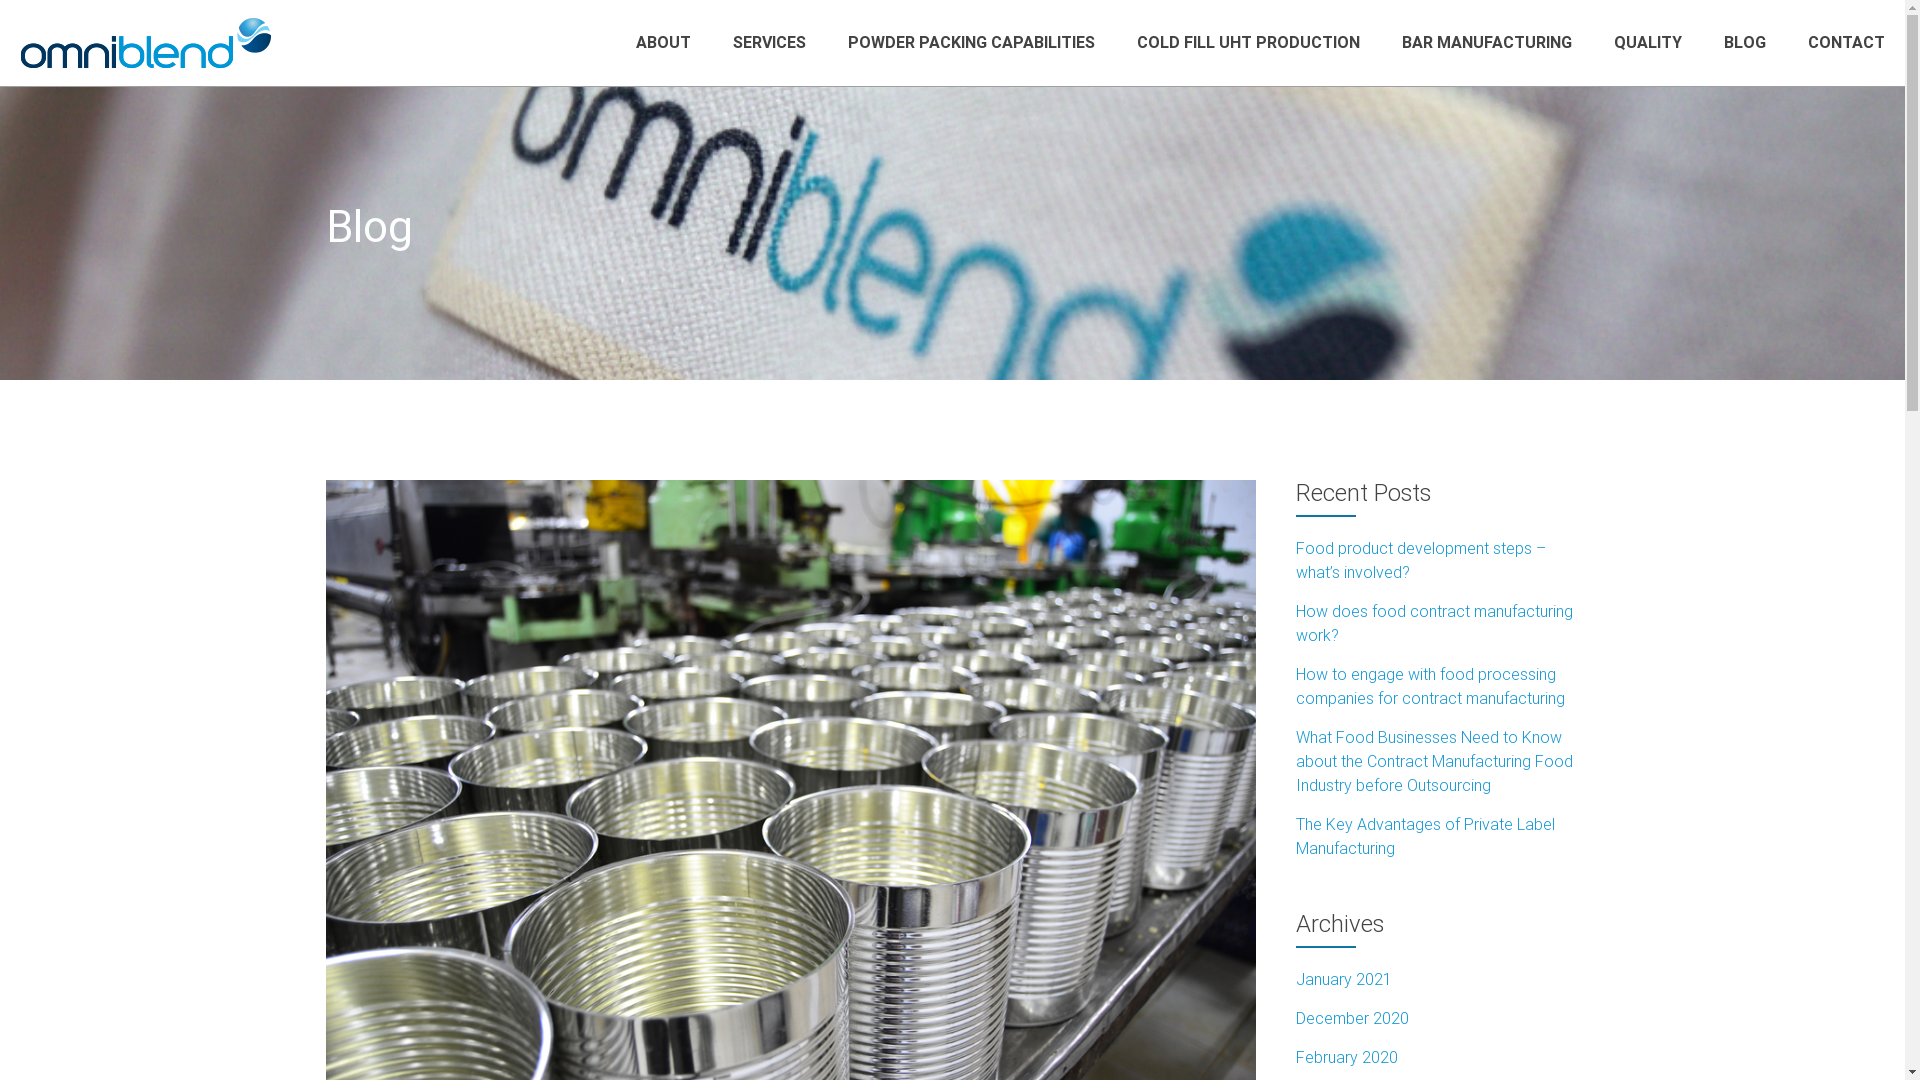 The width and height of the screenshot is (1920, 1080). What do you see at coordinates (1344, 978) in the screenshot?
I see `'January 2021'` at bounding box center [1344, 978].